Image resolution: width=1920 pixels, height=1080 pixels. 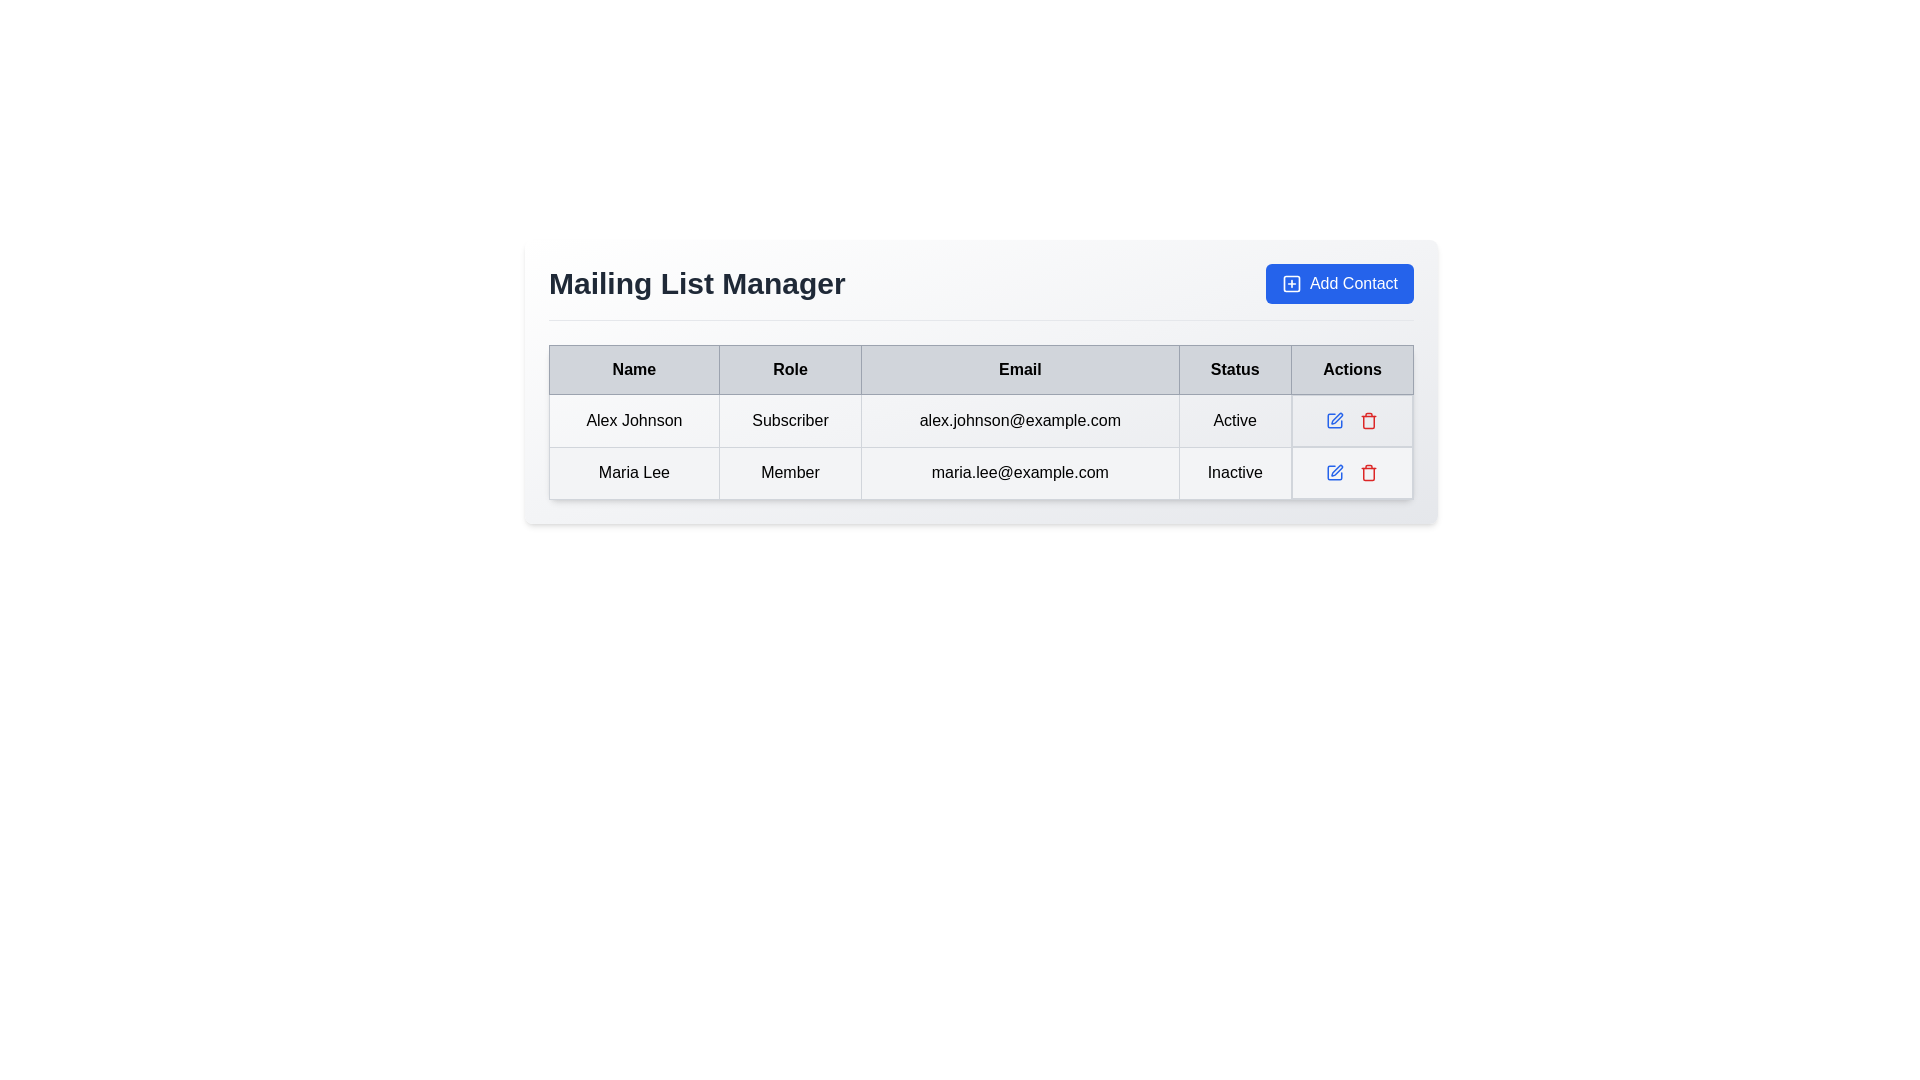 What do you see at coordinates (1335, 419) in the screenshot?
I see `the 'Edit' button located in the 'Actions' column of the first row in the table` at bounding box center [1335, 419].